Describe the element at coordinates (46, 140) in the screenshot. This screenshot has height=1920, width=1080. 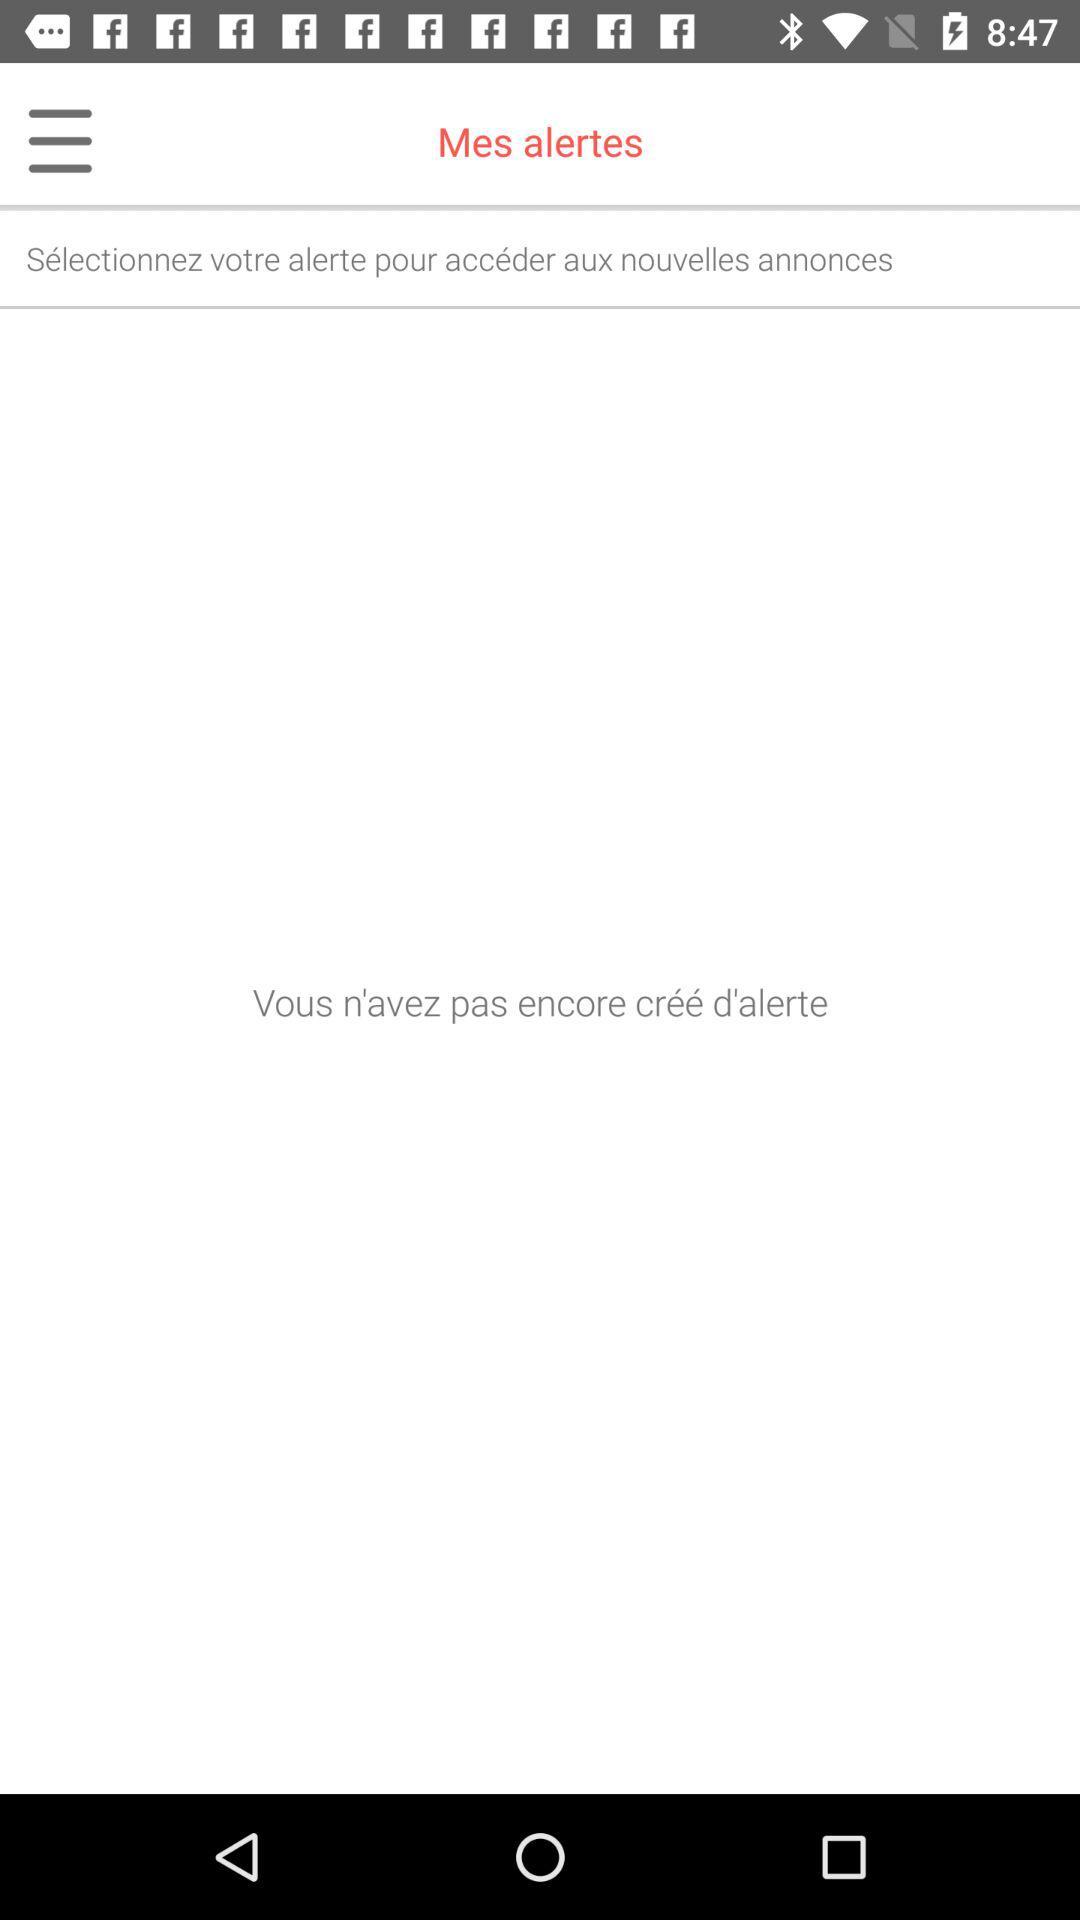
I see `icon to the left of mes alertes` at that location.